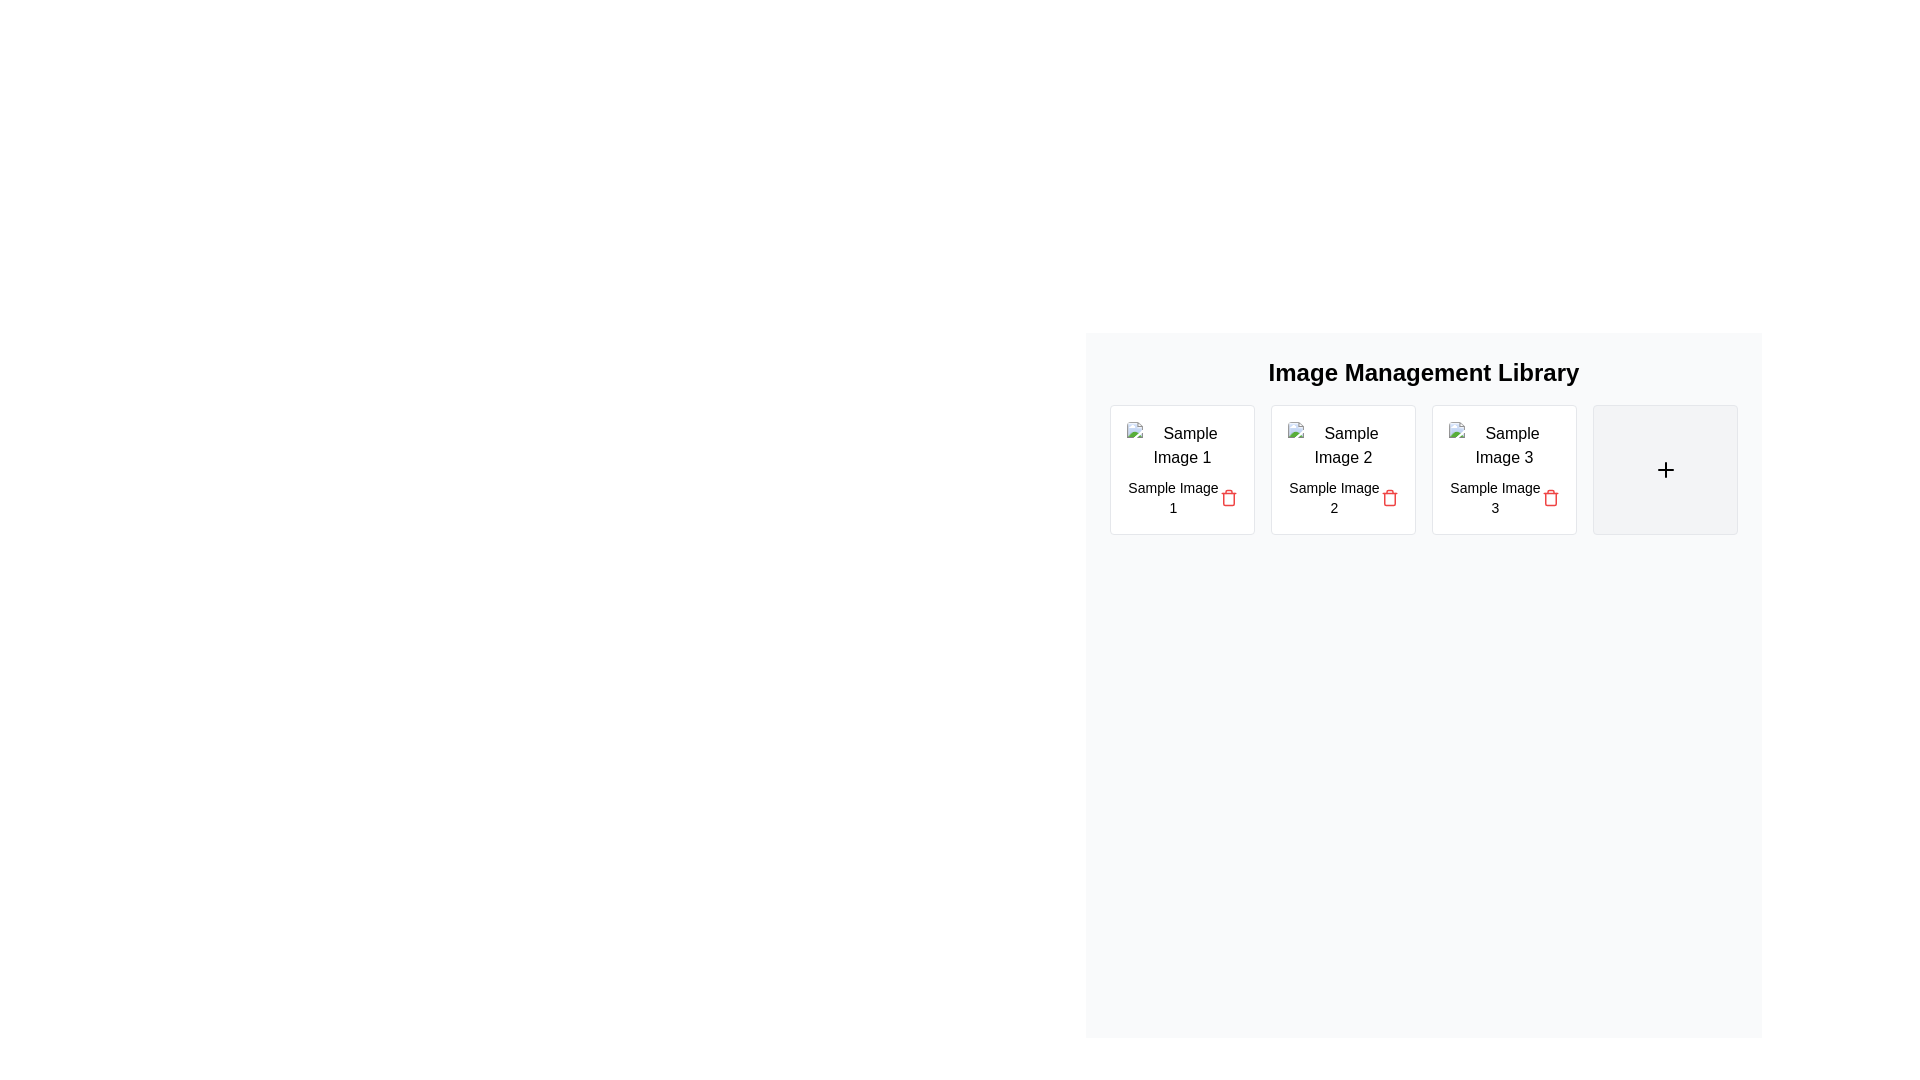 This screenshot has height=1080, width=1920. Describe the element at coordinates (1389, 497) in the screenshot. I see `the decorative trash can icon located in the third icon of the row, positioned below the top bar and above the lid's outline` at that location.